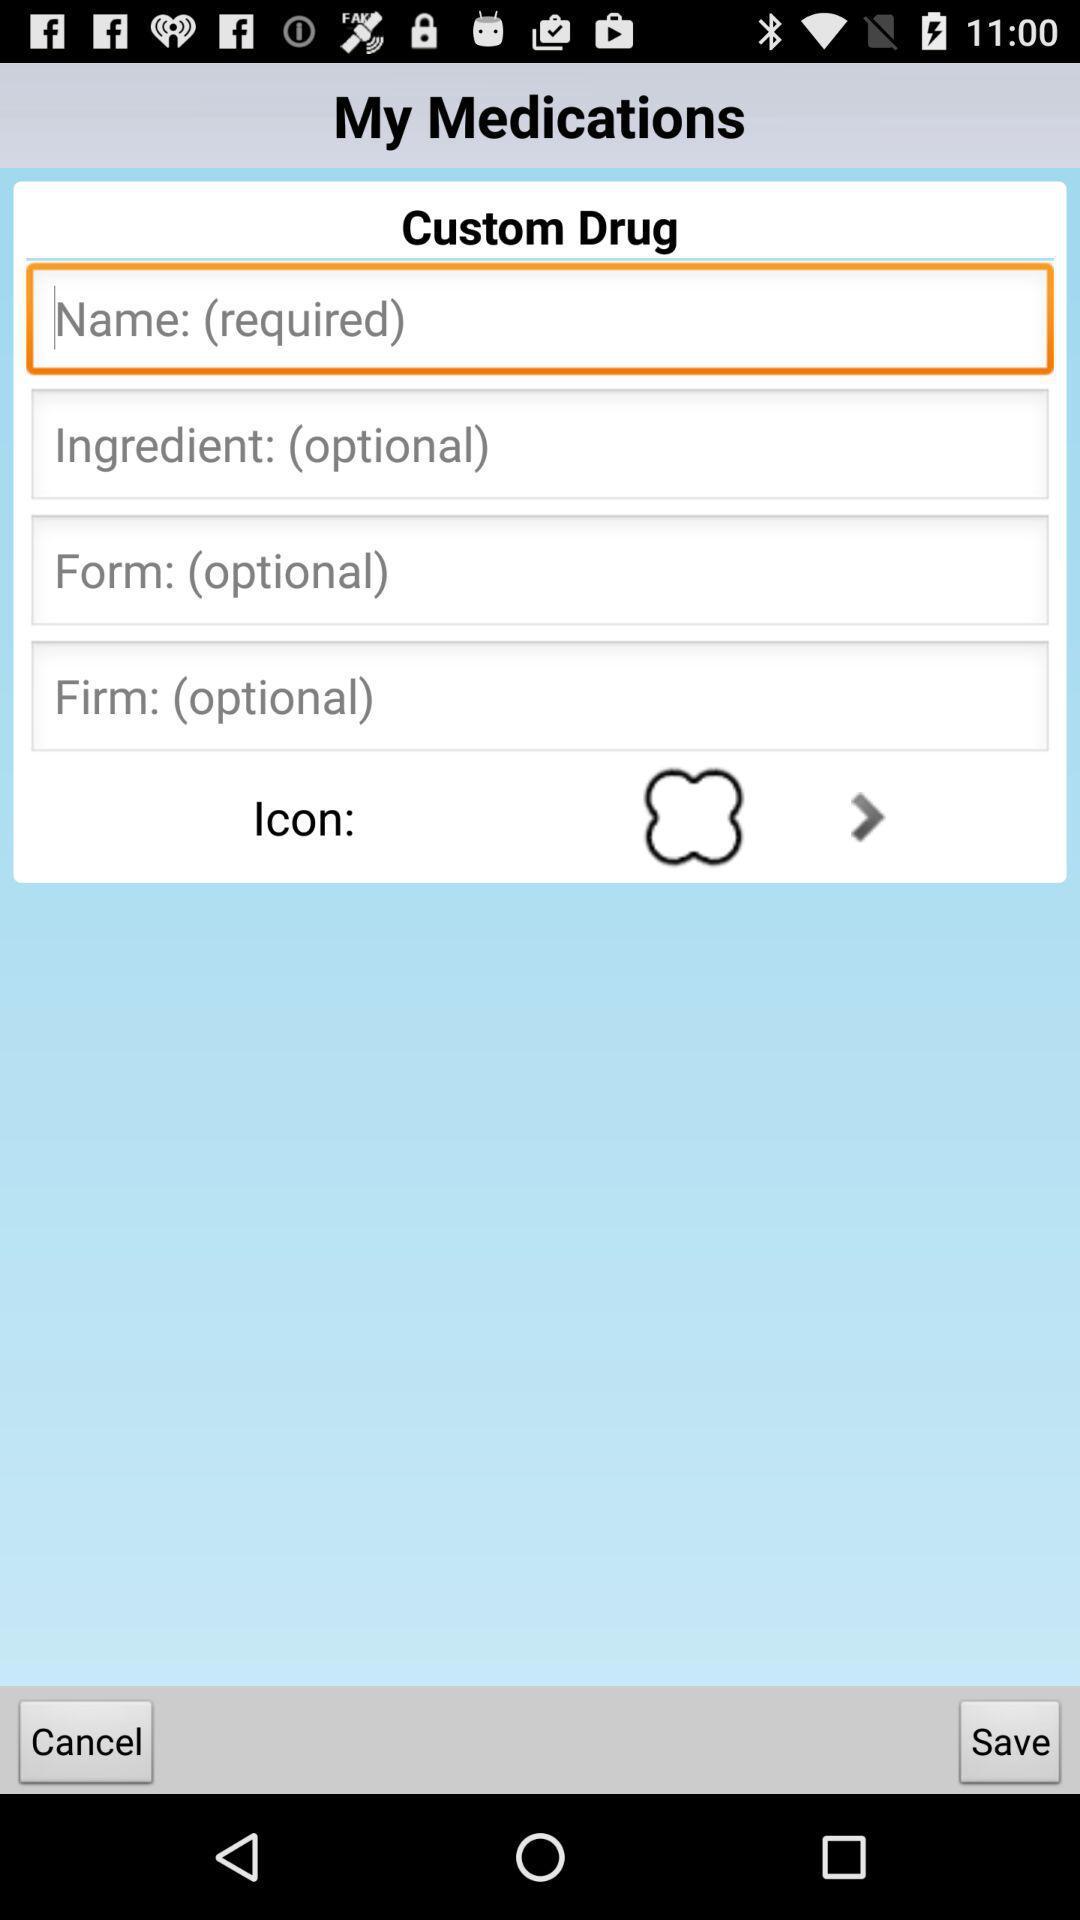  I want to click on ingredient input box, so click(540, 449).